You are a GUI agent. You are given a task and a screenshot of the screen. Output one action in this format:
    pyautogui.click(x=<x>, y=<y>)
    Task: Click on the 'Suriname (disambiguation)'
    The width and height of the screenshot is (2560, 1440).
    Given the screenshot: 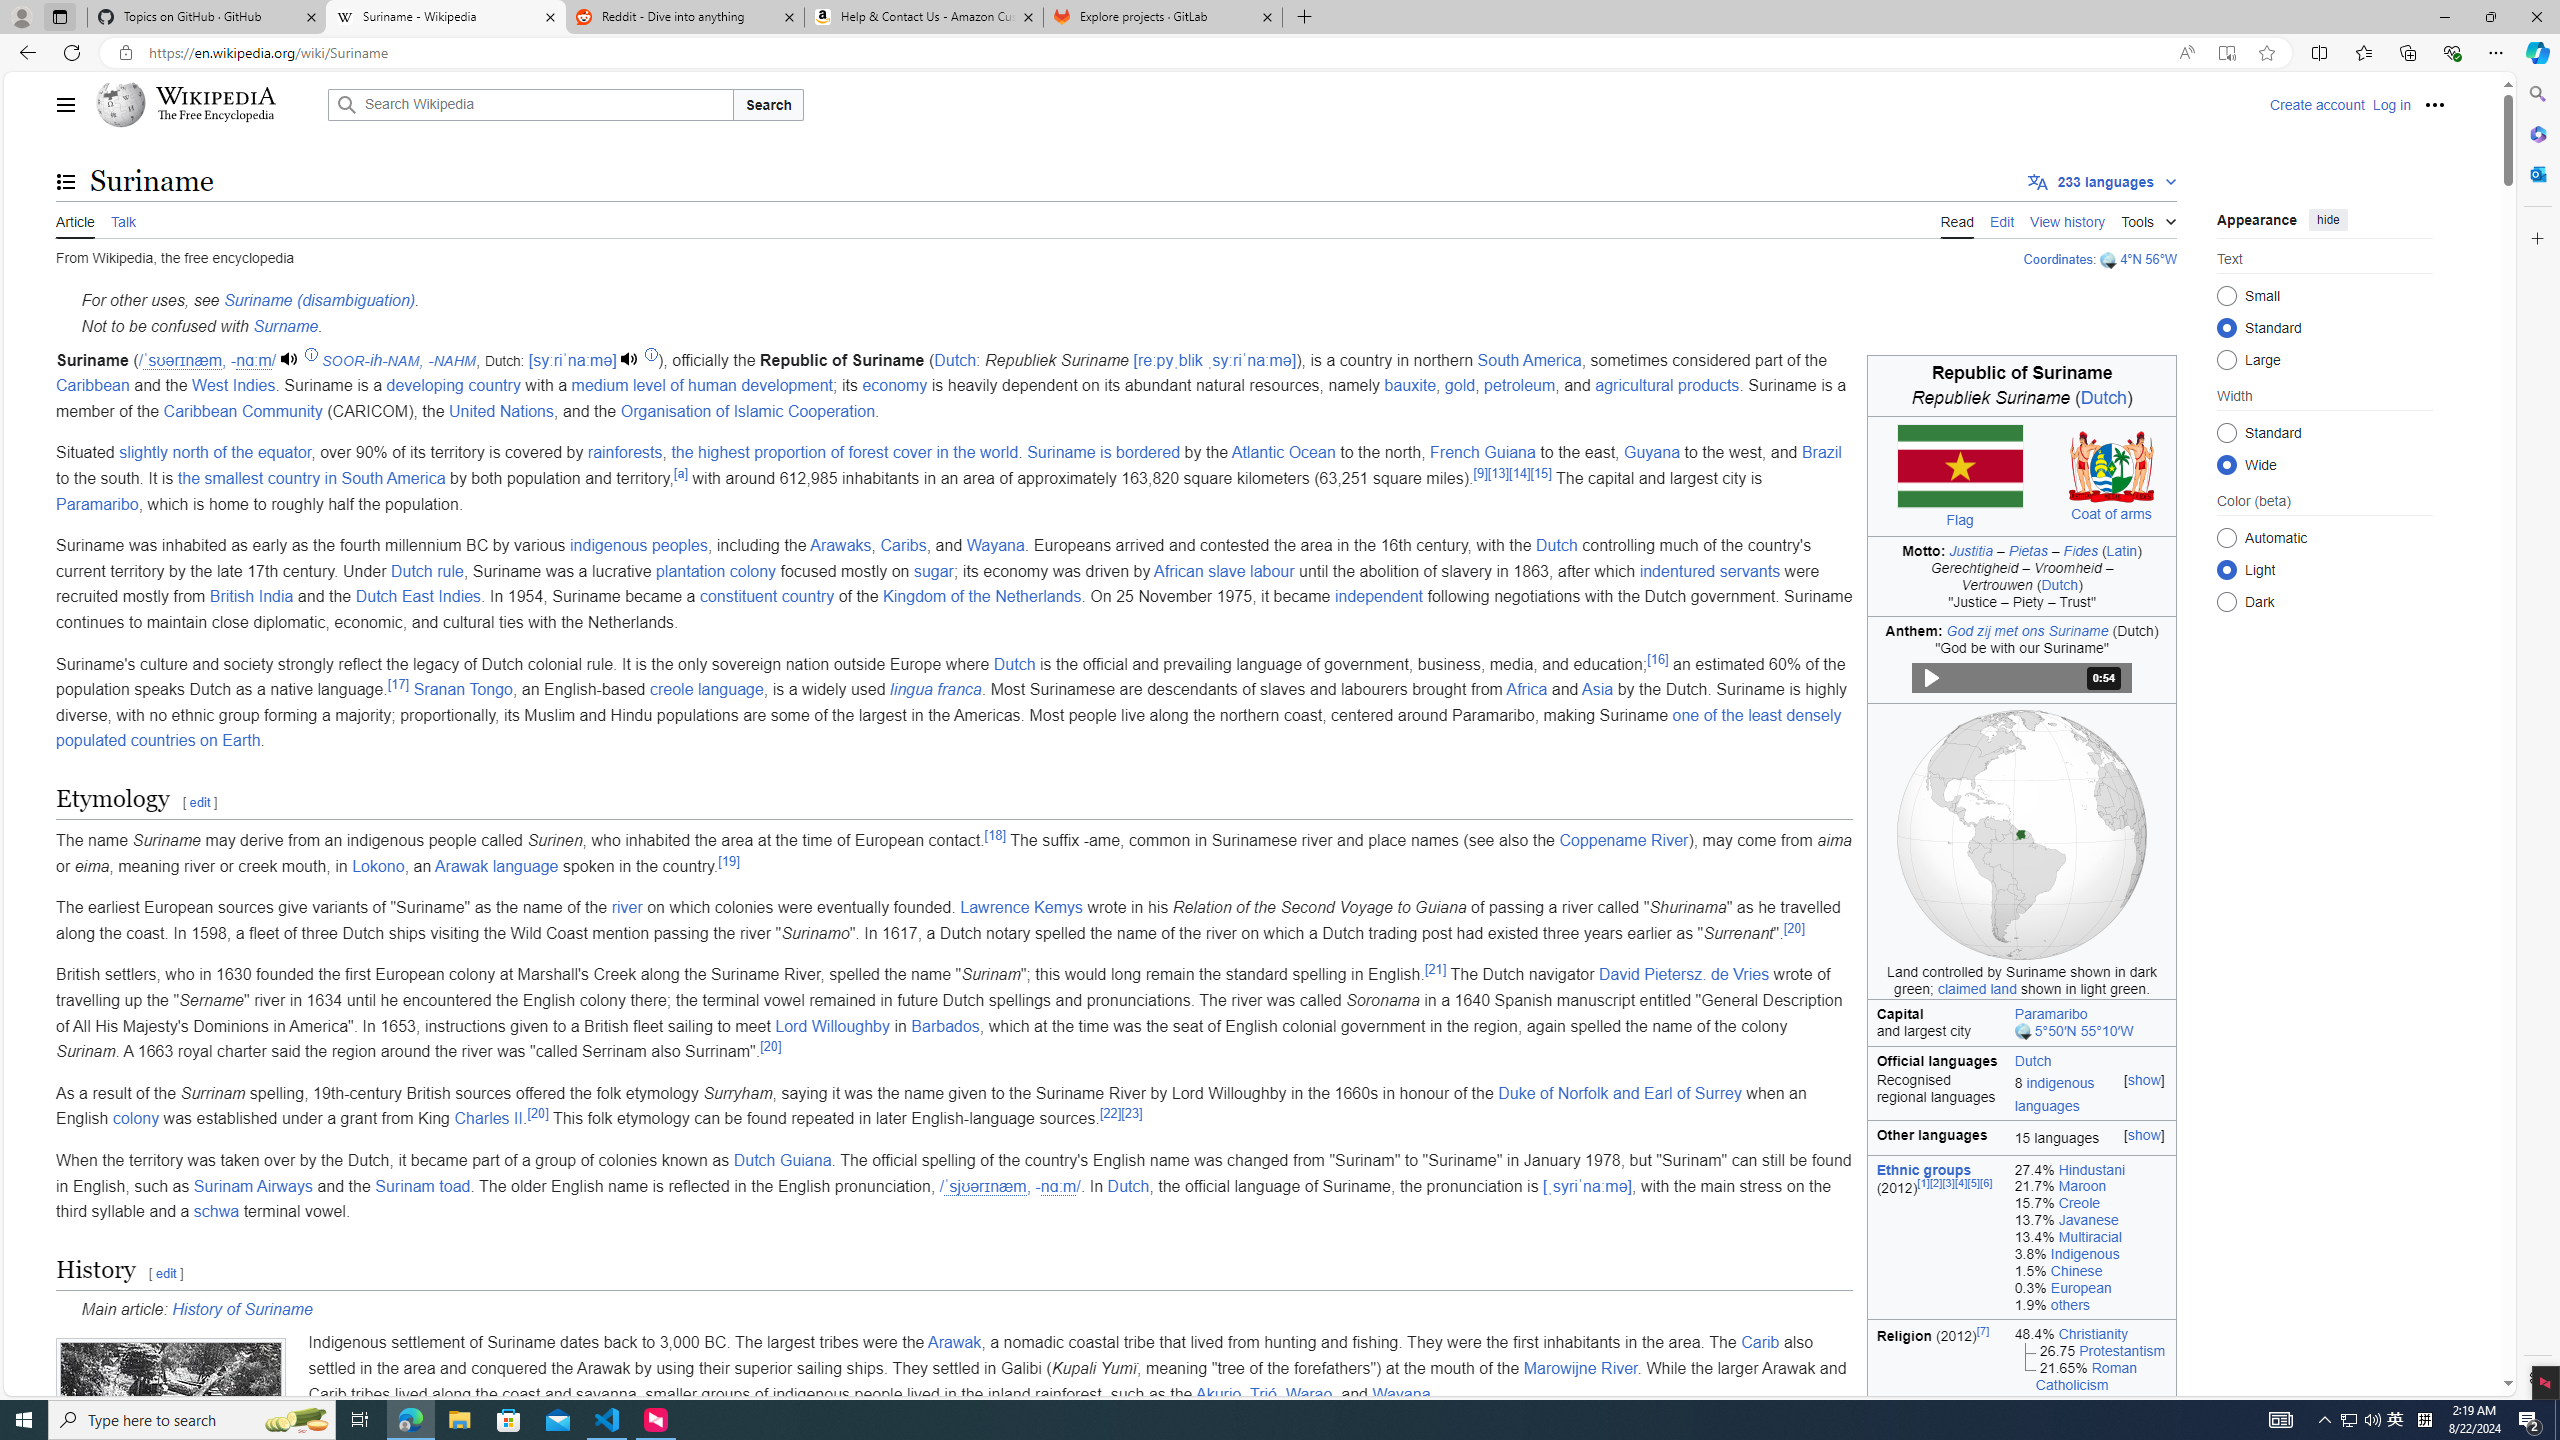 What is the action you would take?
    pyautogui.click(x=317, y=299)
    